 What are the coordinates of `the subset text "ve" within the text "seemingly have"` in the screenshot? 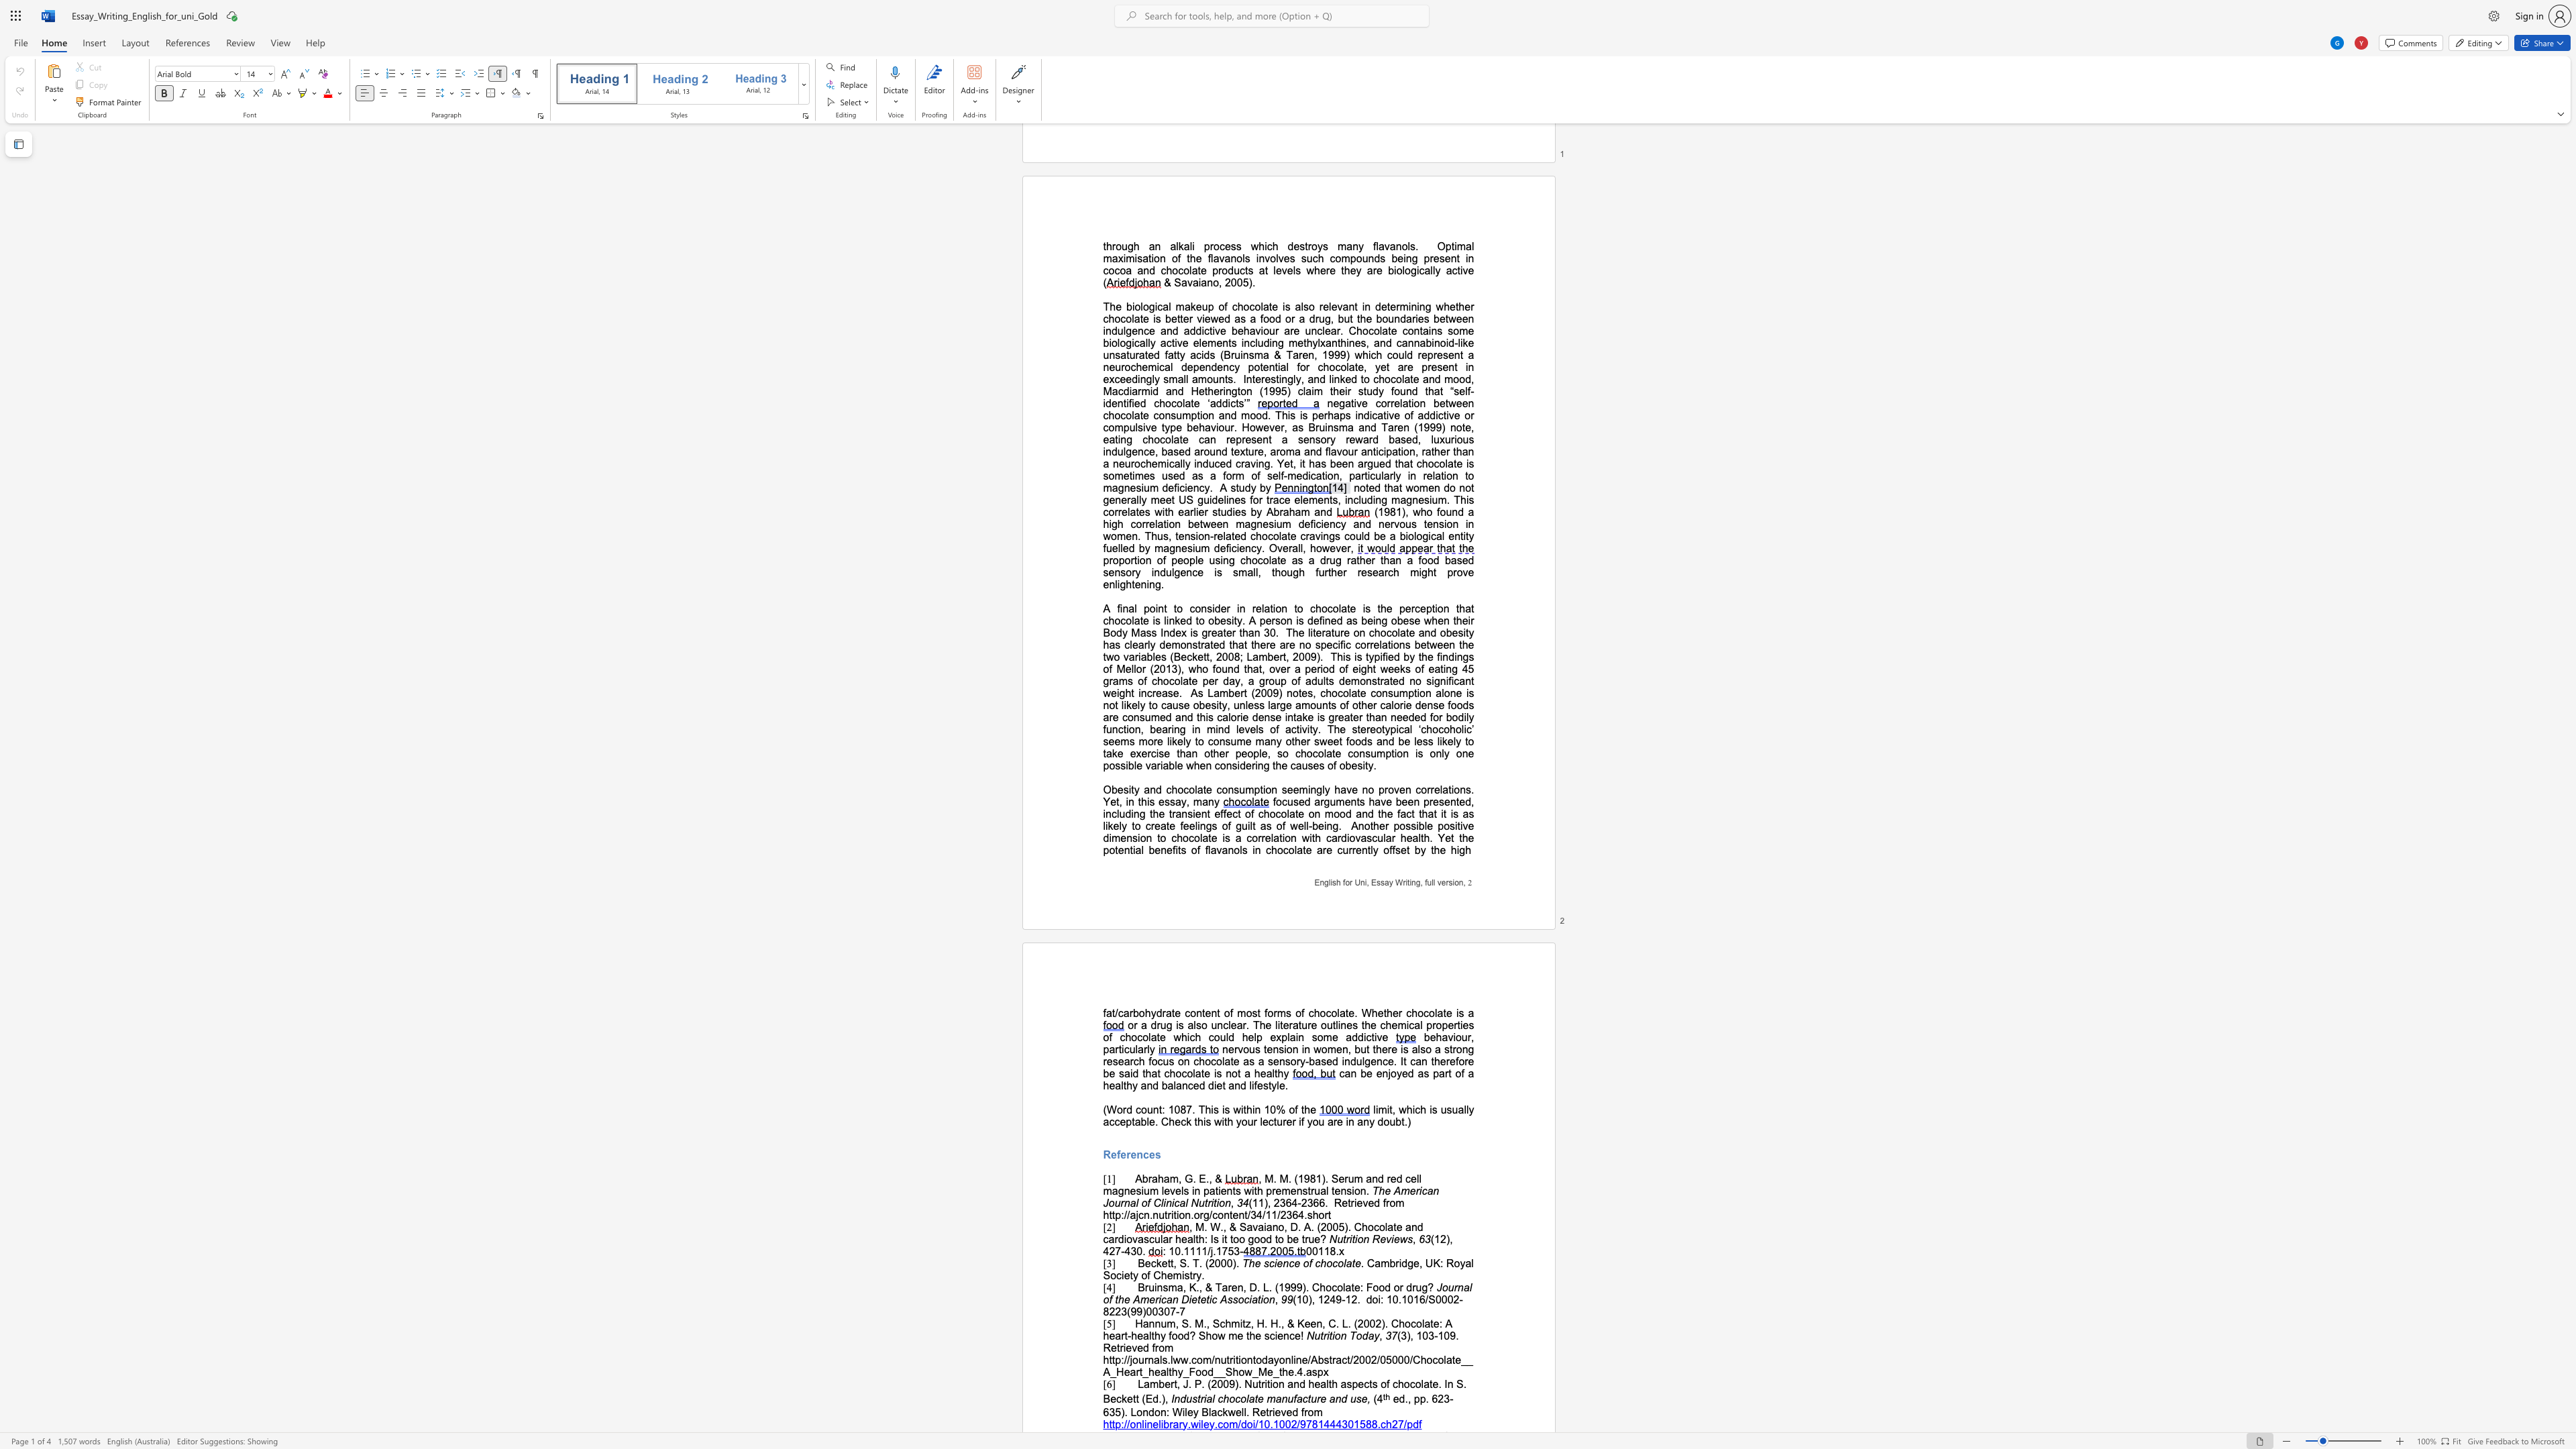 It's located at (1345, 788).